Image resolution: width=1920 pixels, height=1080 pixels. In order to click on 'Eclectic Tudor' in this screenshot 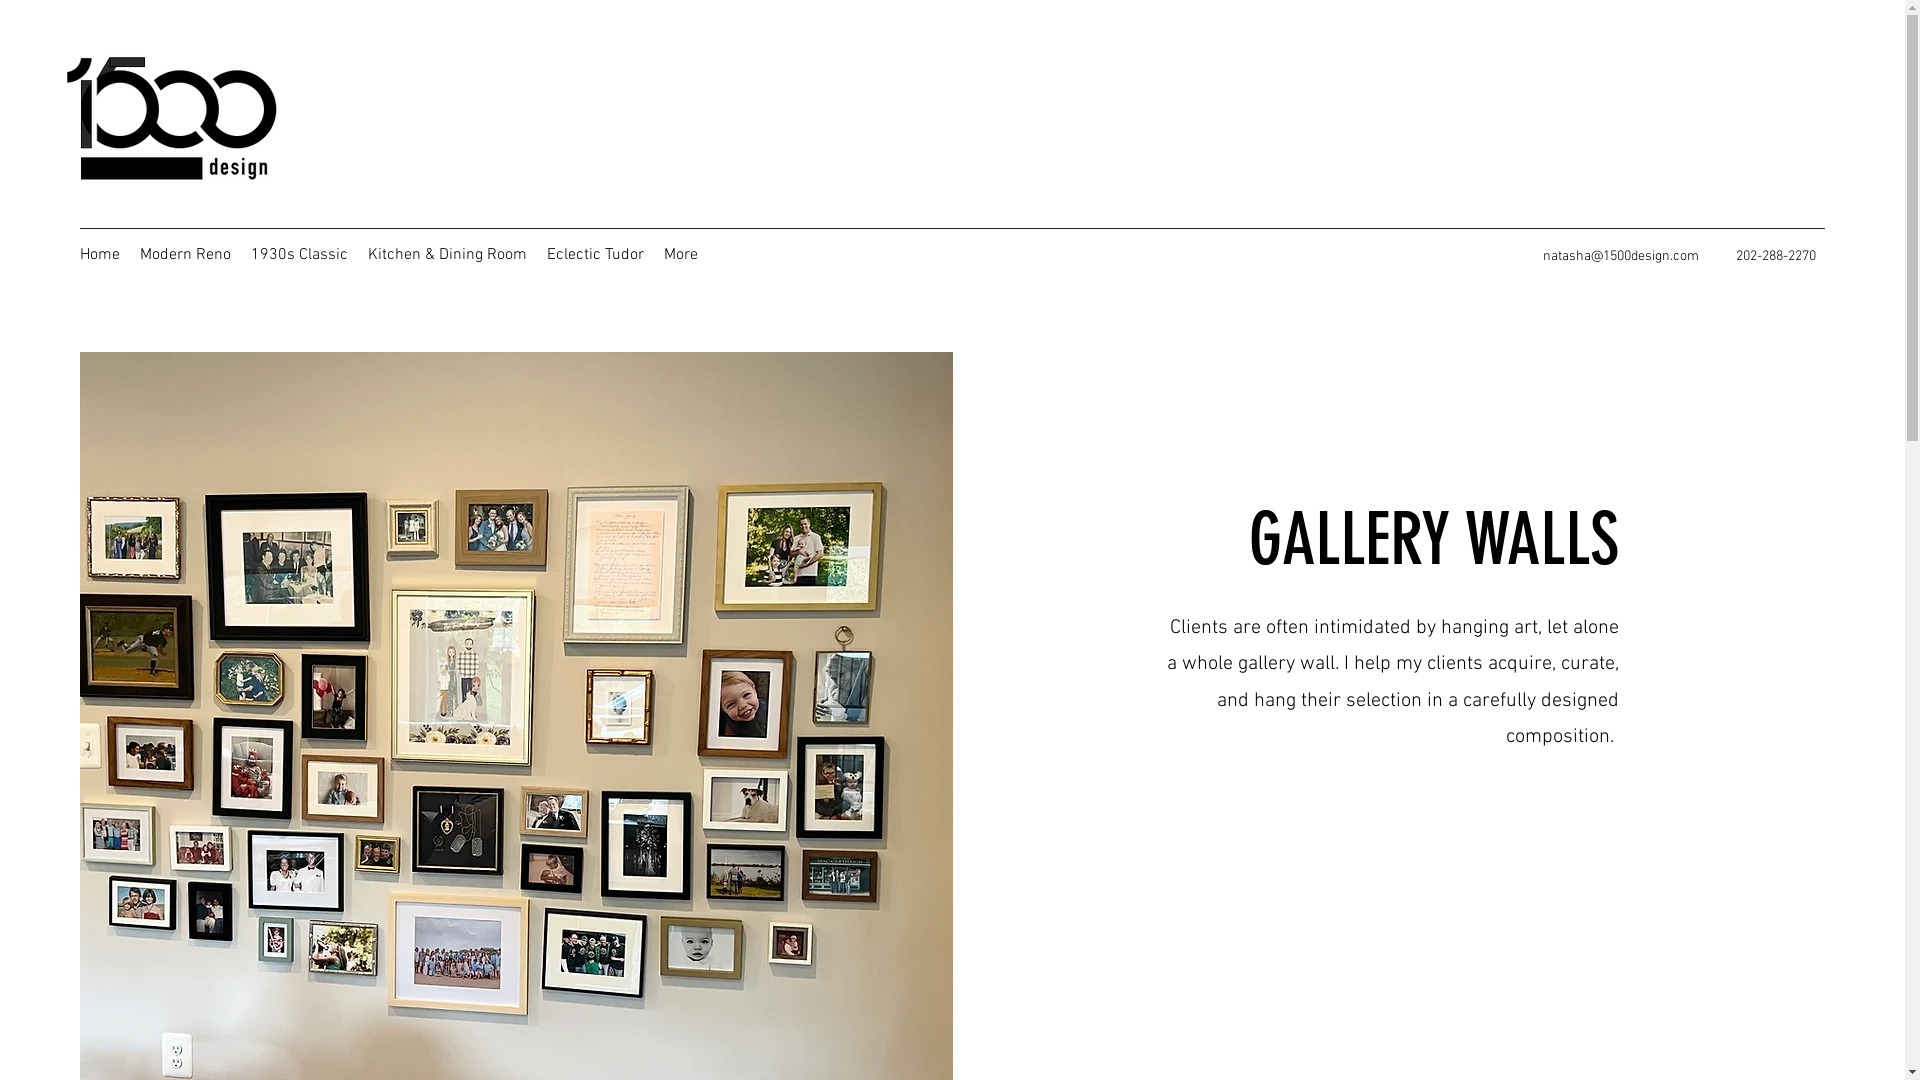, I will do `click(537, 253)`.